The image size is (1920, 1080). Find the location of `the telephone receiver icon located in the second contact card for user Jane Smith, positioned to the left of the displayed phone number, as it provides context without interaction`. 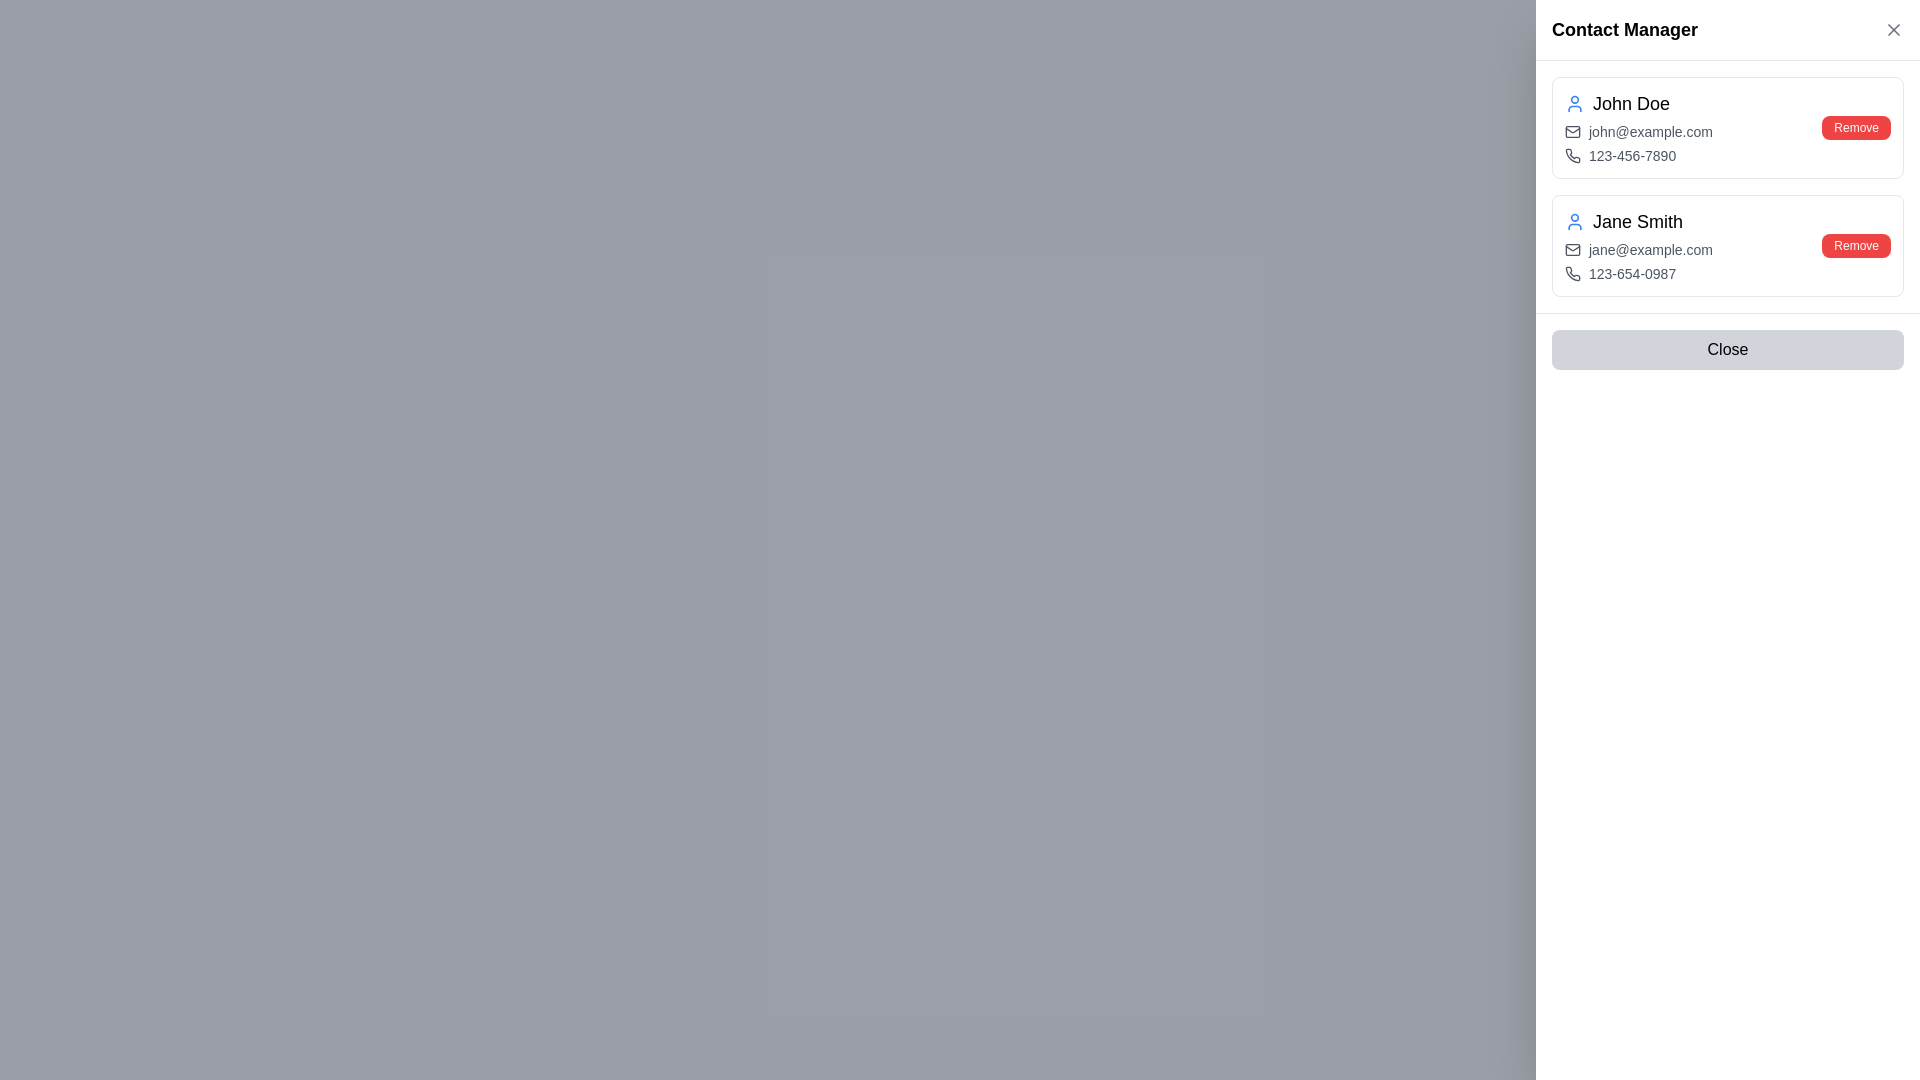

the telephone receiver icon located in the second contact card for user Jane Smith, positioned to the left of the displayed phone number, as it provides context without interaction is located at coordinates (1572, 273).